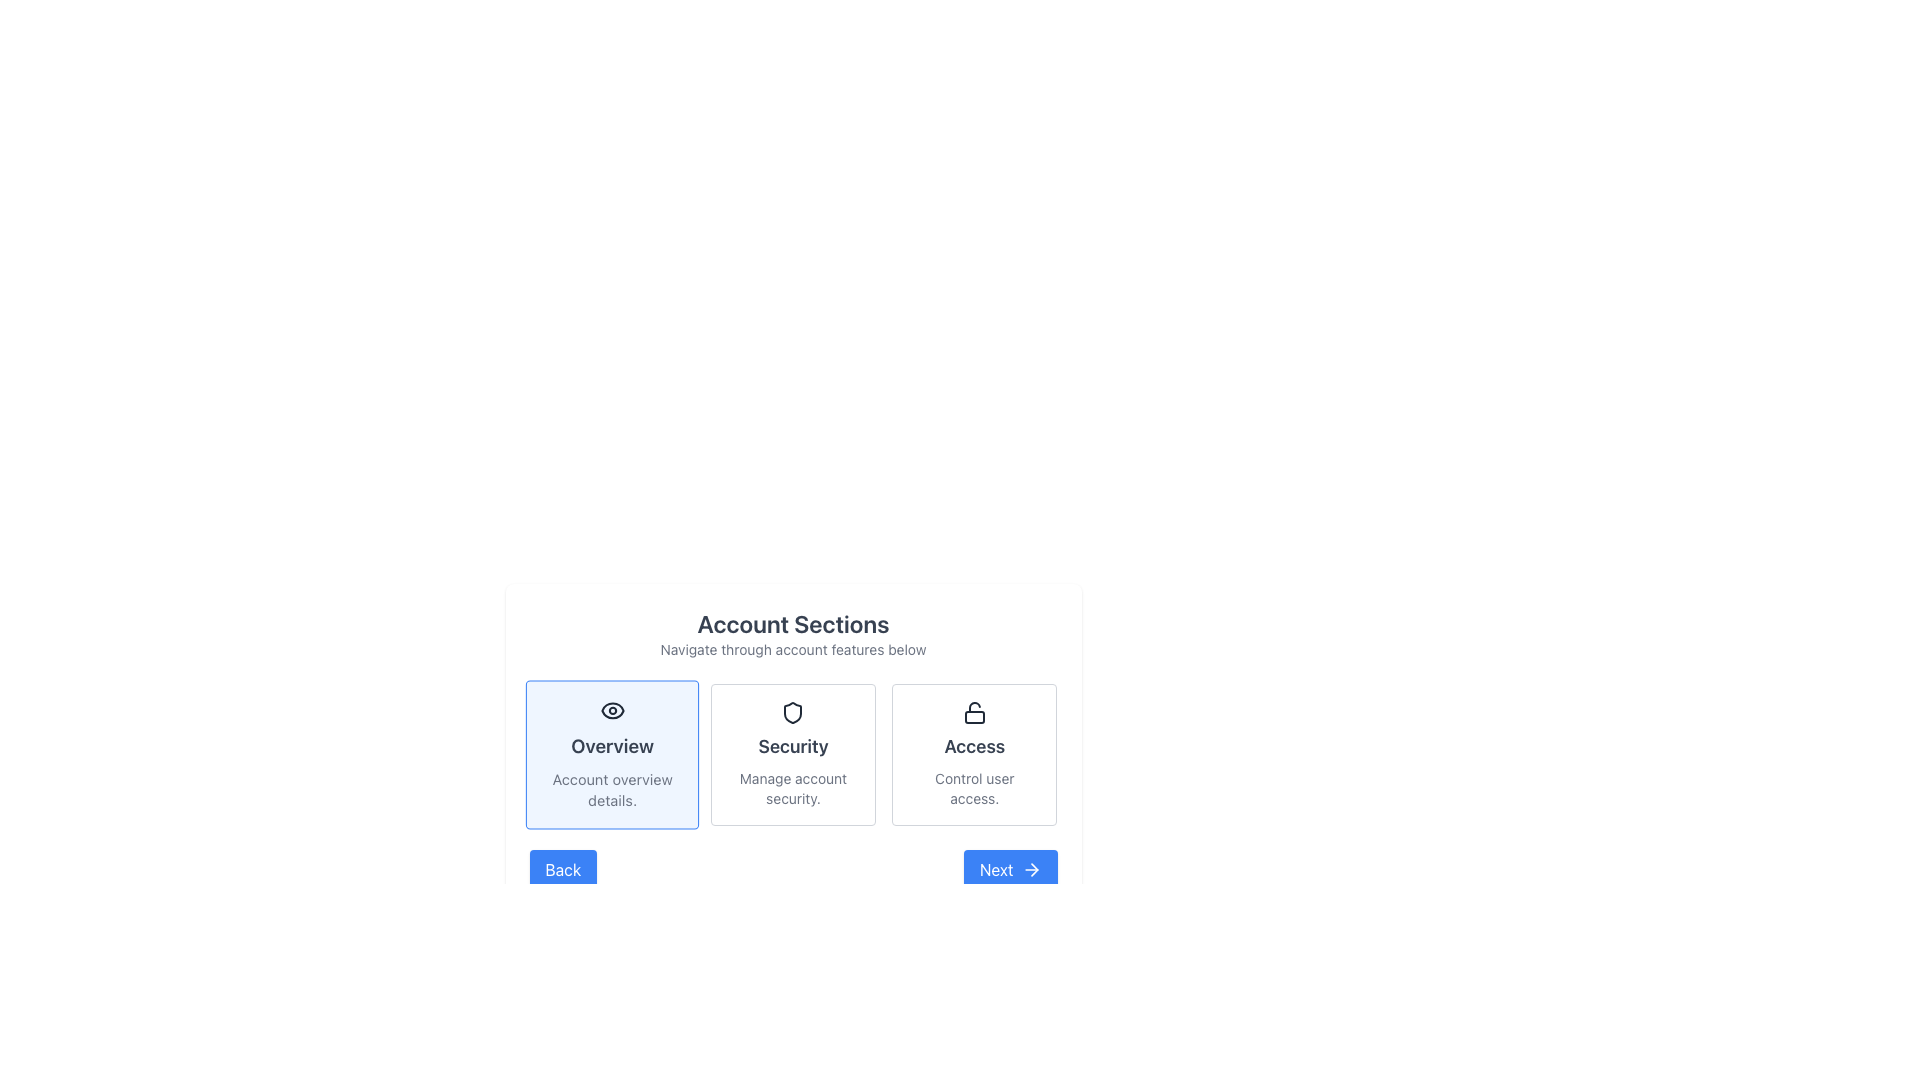 Image resolution: width=1920 pixels, height=1080 pixels. I want to click on the 'Back' button with a blue background and white text, so click(562, 869).